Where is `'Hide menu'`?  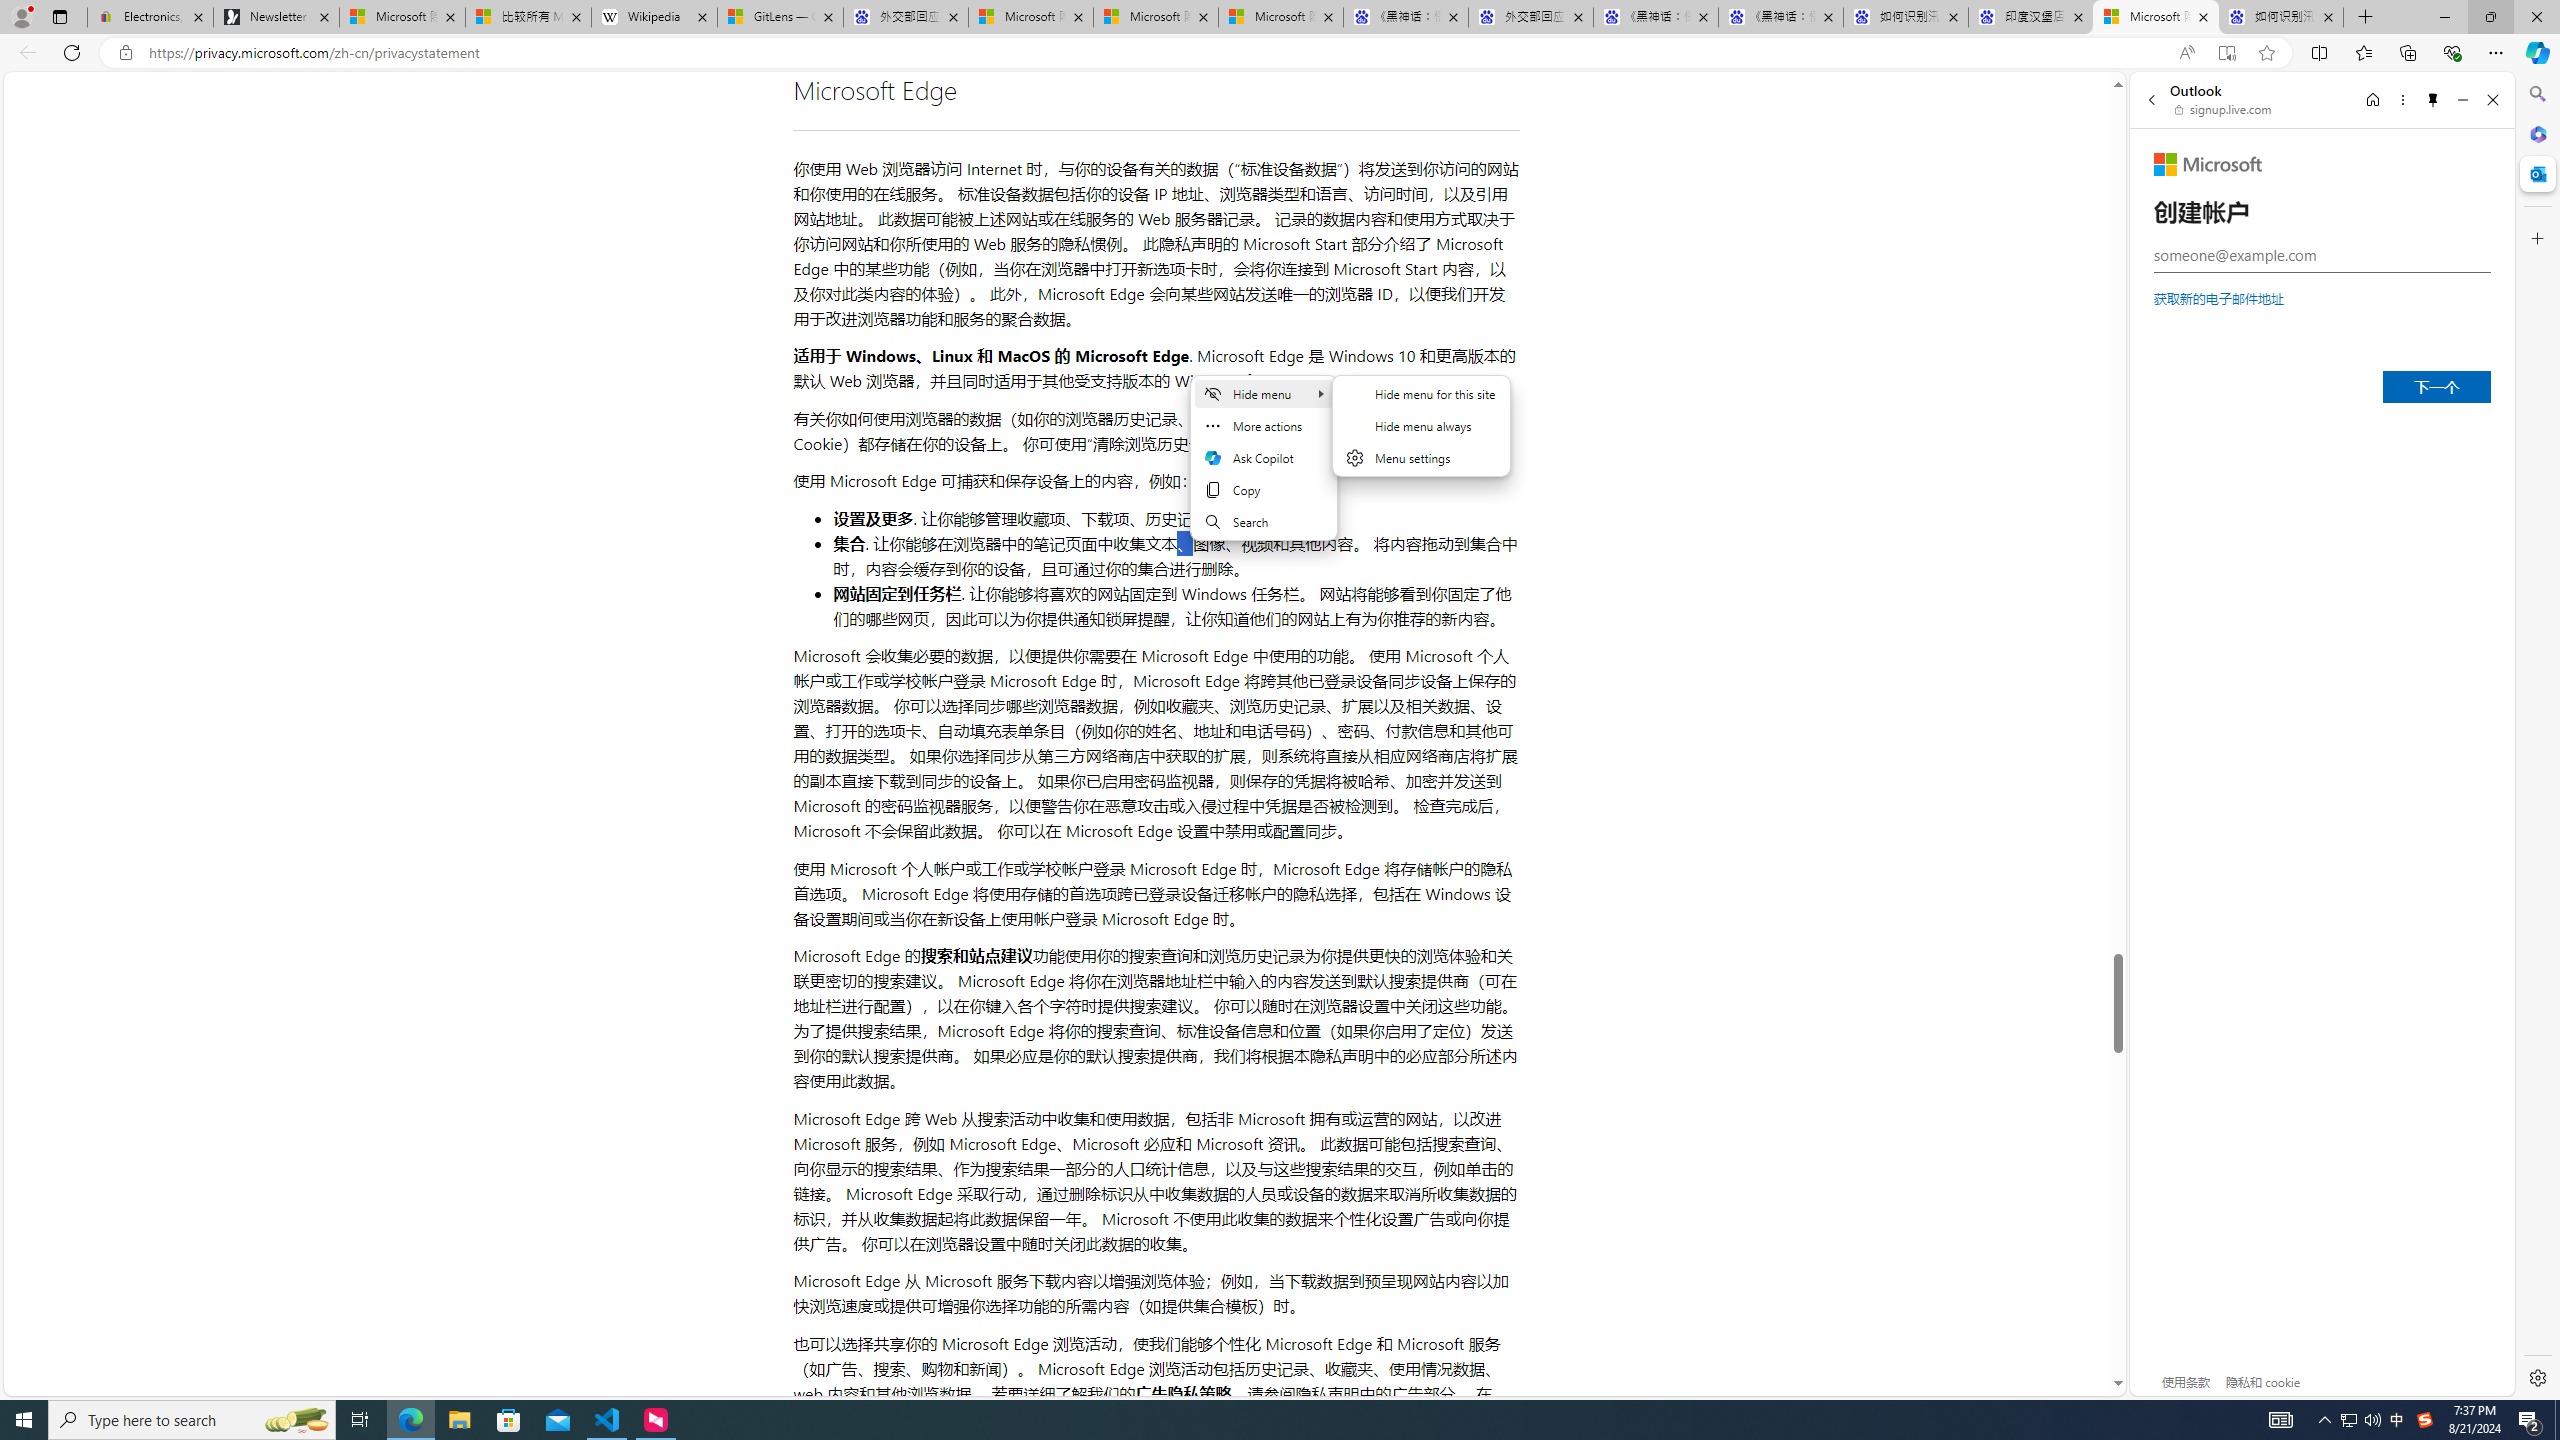
'Hide menu' is located at coordinates (1419, 436).